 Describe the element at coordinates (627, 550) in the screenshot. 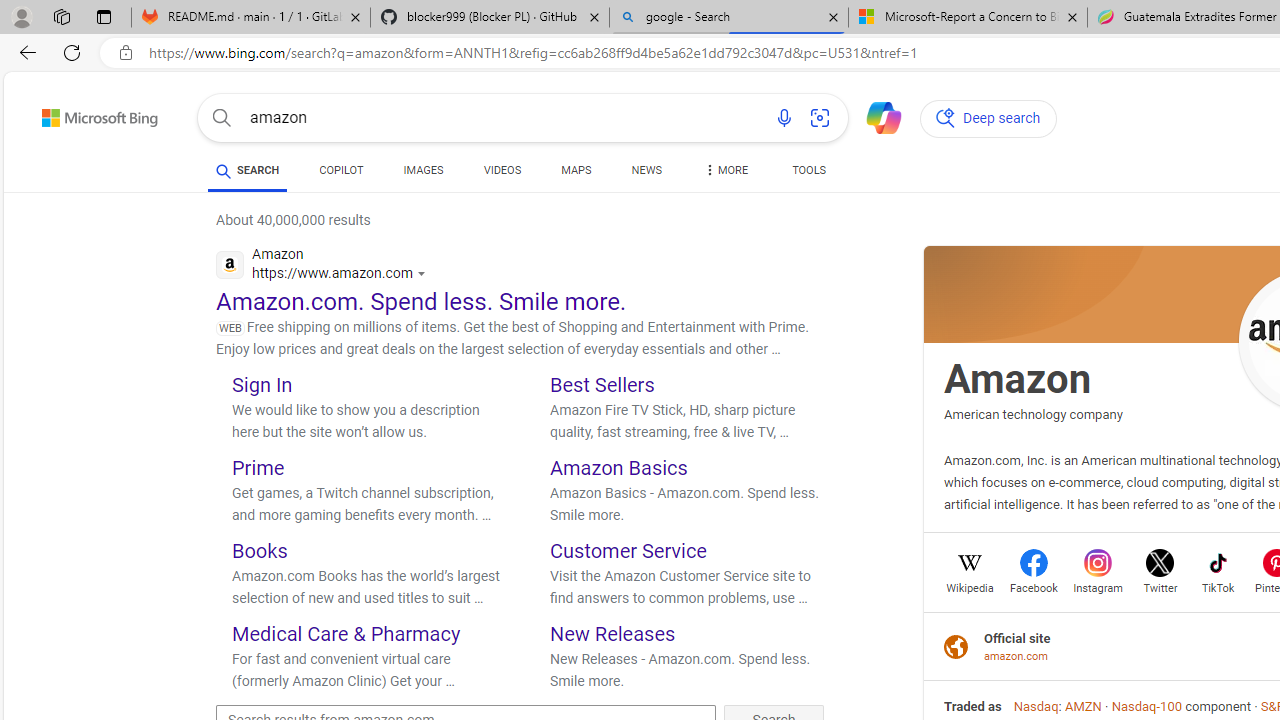

I see `'Customer Service'` at that location.